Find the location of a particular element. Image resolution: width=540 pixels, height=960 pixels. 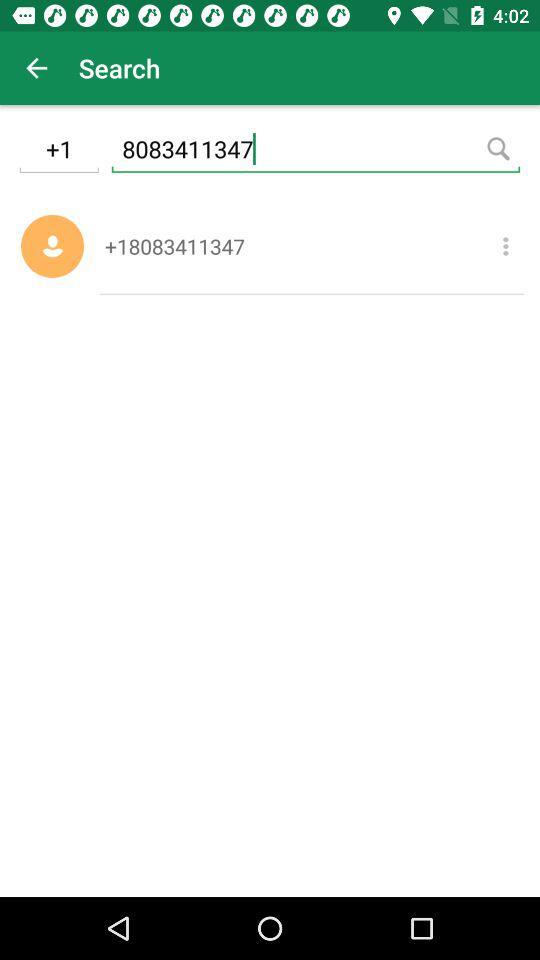

item next to +18083411347 icon is located at coordinates (504, 245).